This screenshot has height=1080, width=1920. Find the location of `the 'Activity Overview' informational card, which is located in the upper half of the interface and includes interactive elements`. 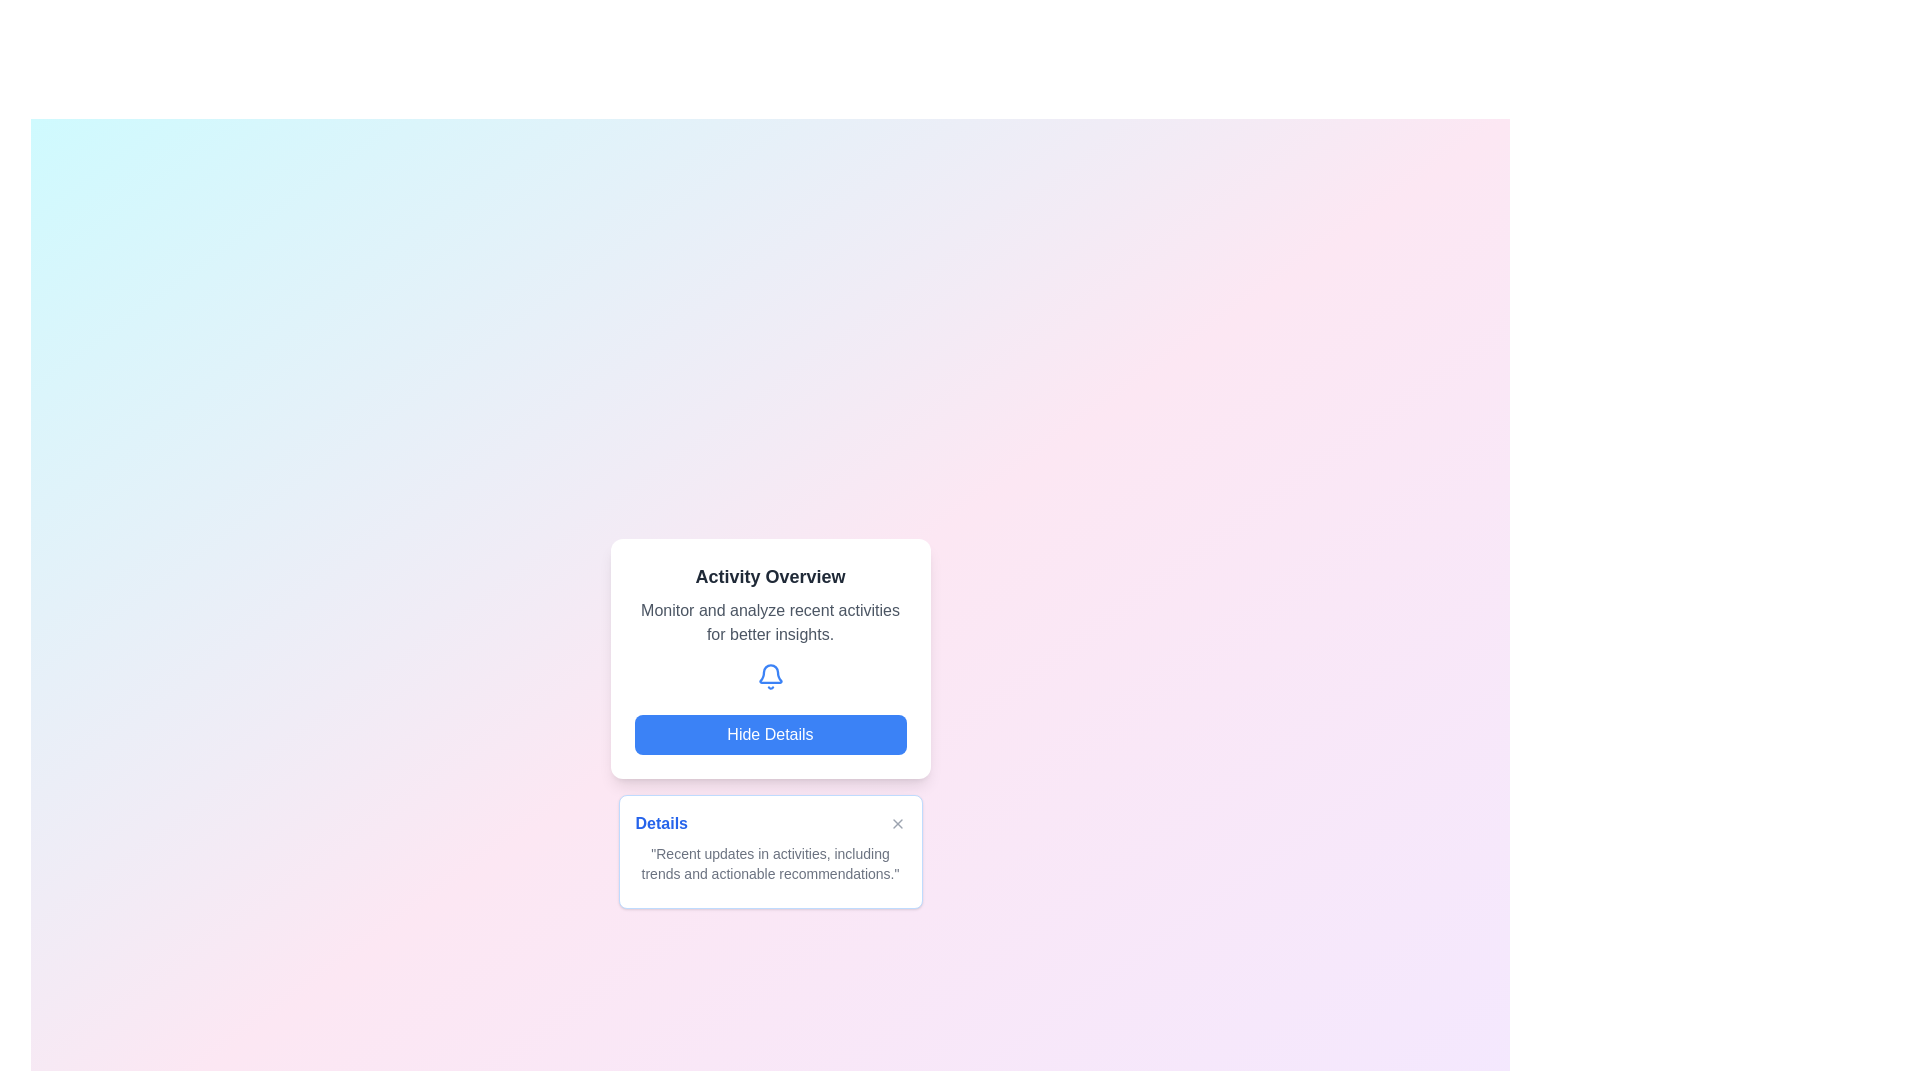

the 'Activity Overview' informational card, which is located in the upper half of the interface and includes interactive elements is located at coordinates (769, 659).